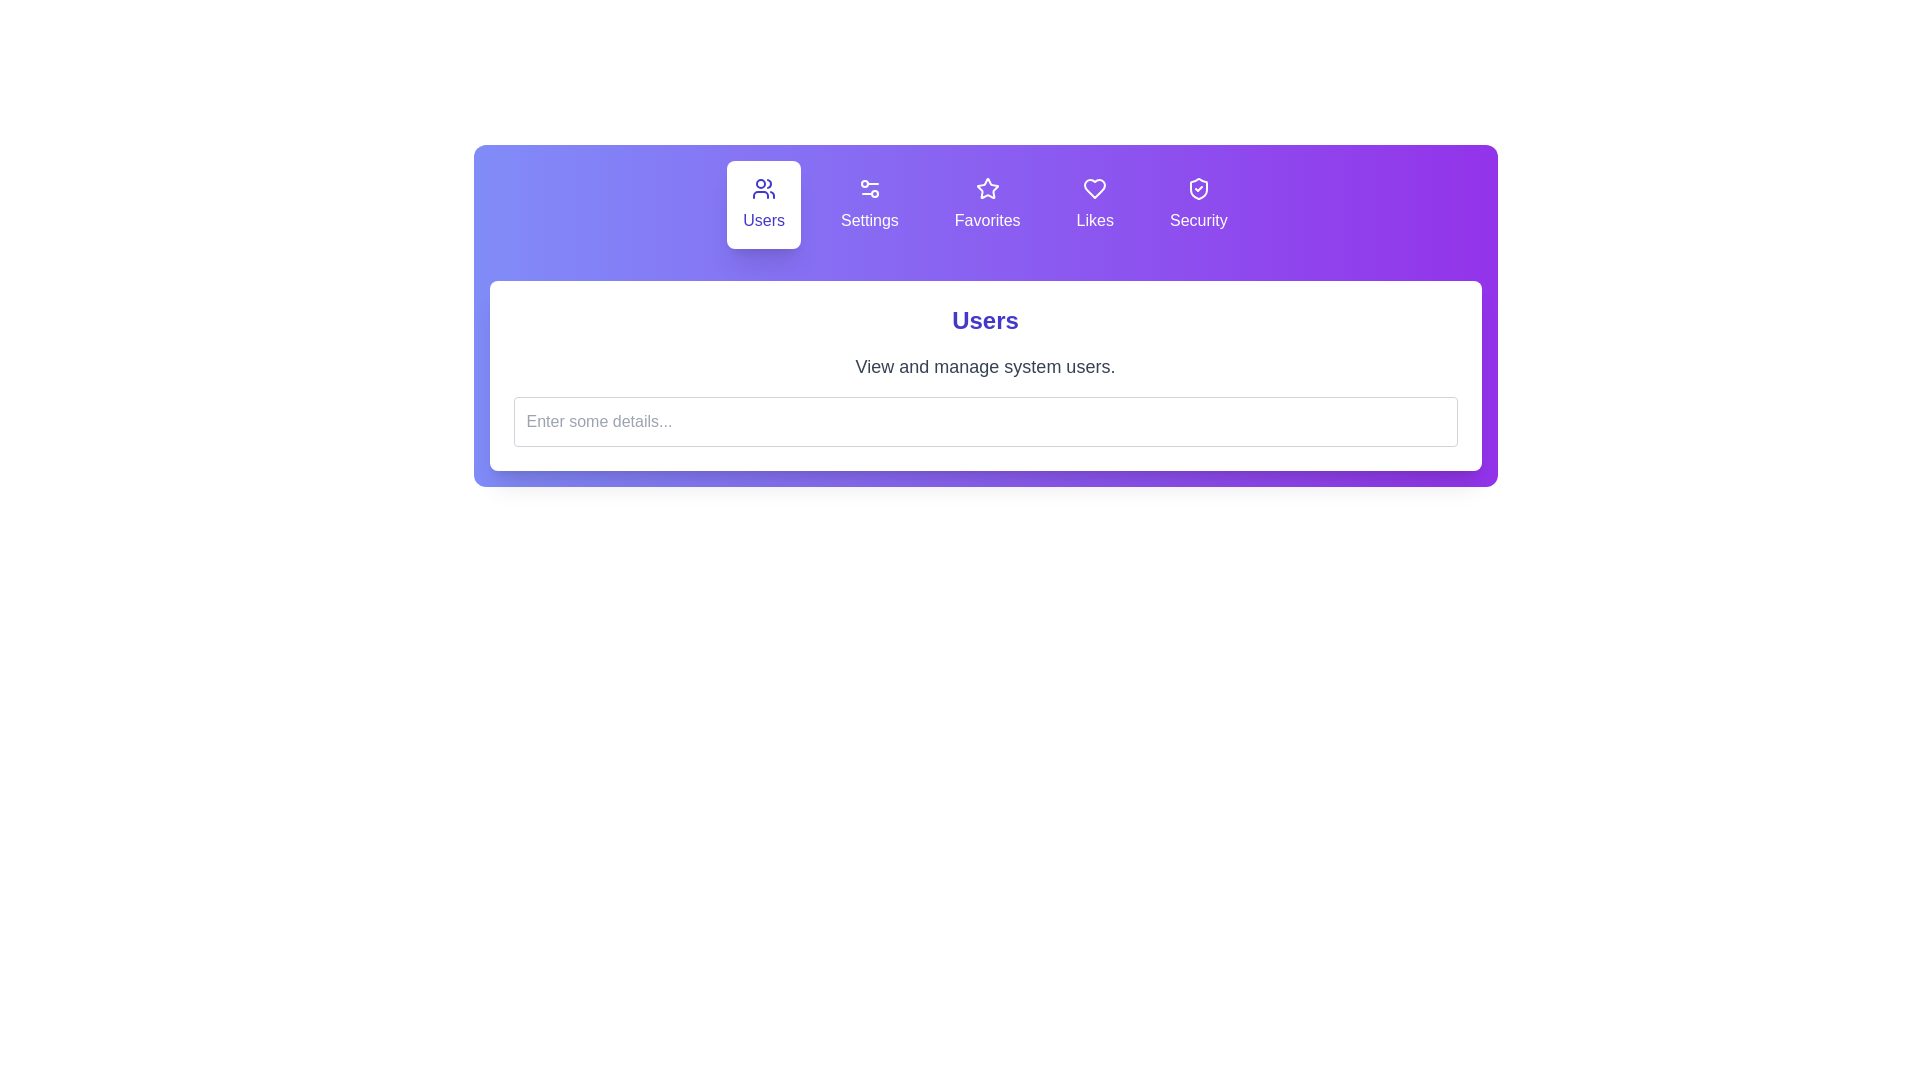 This screenshot has height=1080, width=1920. What do you see at coordinates (869, 204) in the screenshot?
I see `the tab labeled Settings to read its description` at bounding box center [869, 204].